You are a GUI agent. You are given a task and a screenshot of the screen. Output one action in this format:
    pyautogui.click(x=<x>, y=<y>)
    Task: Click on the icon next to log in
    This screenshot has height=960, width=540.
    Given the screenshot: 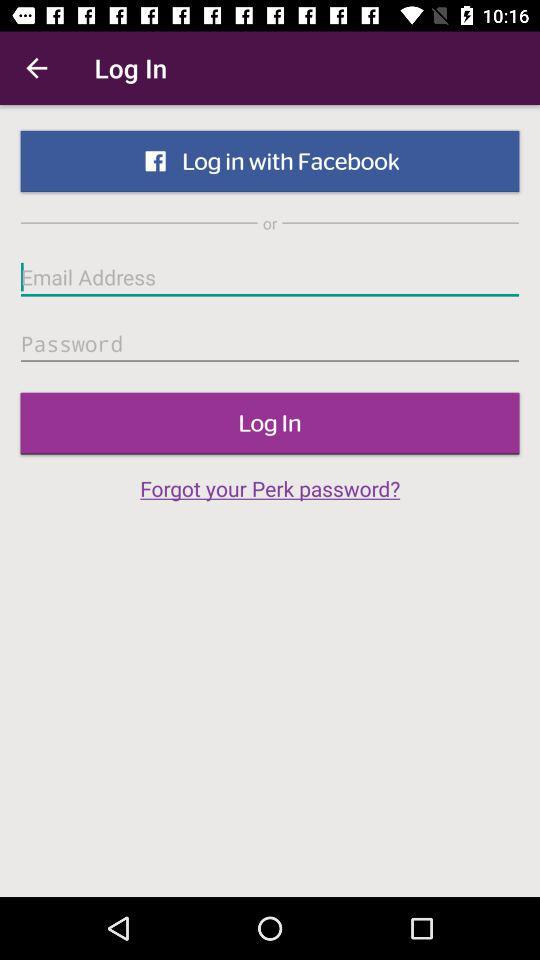 What is the action you would take?
    pyautogui.click(x=36, y=68)
    